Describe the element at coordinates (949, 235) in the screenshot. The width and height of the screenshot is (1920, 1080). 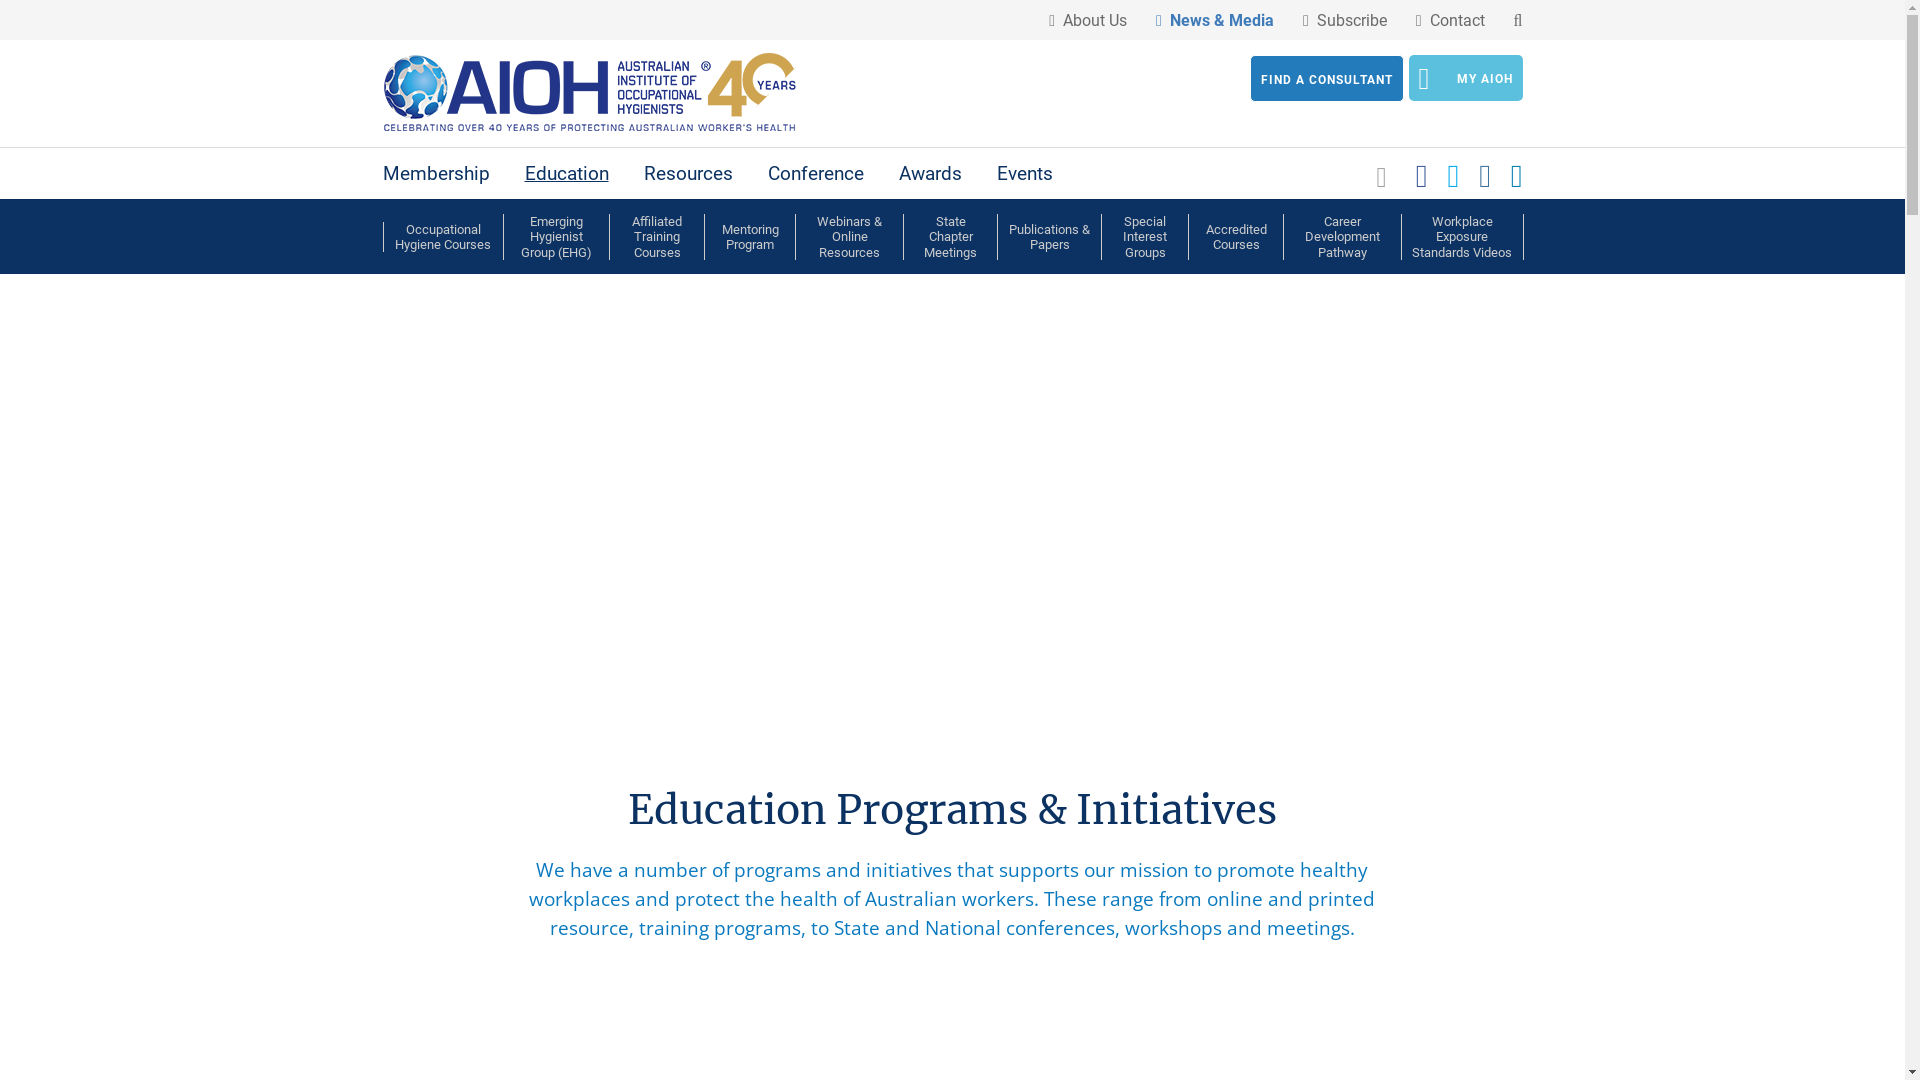
I see `'State Chapter Meetings'` at that location.